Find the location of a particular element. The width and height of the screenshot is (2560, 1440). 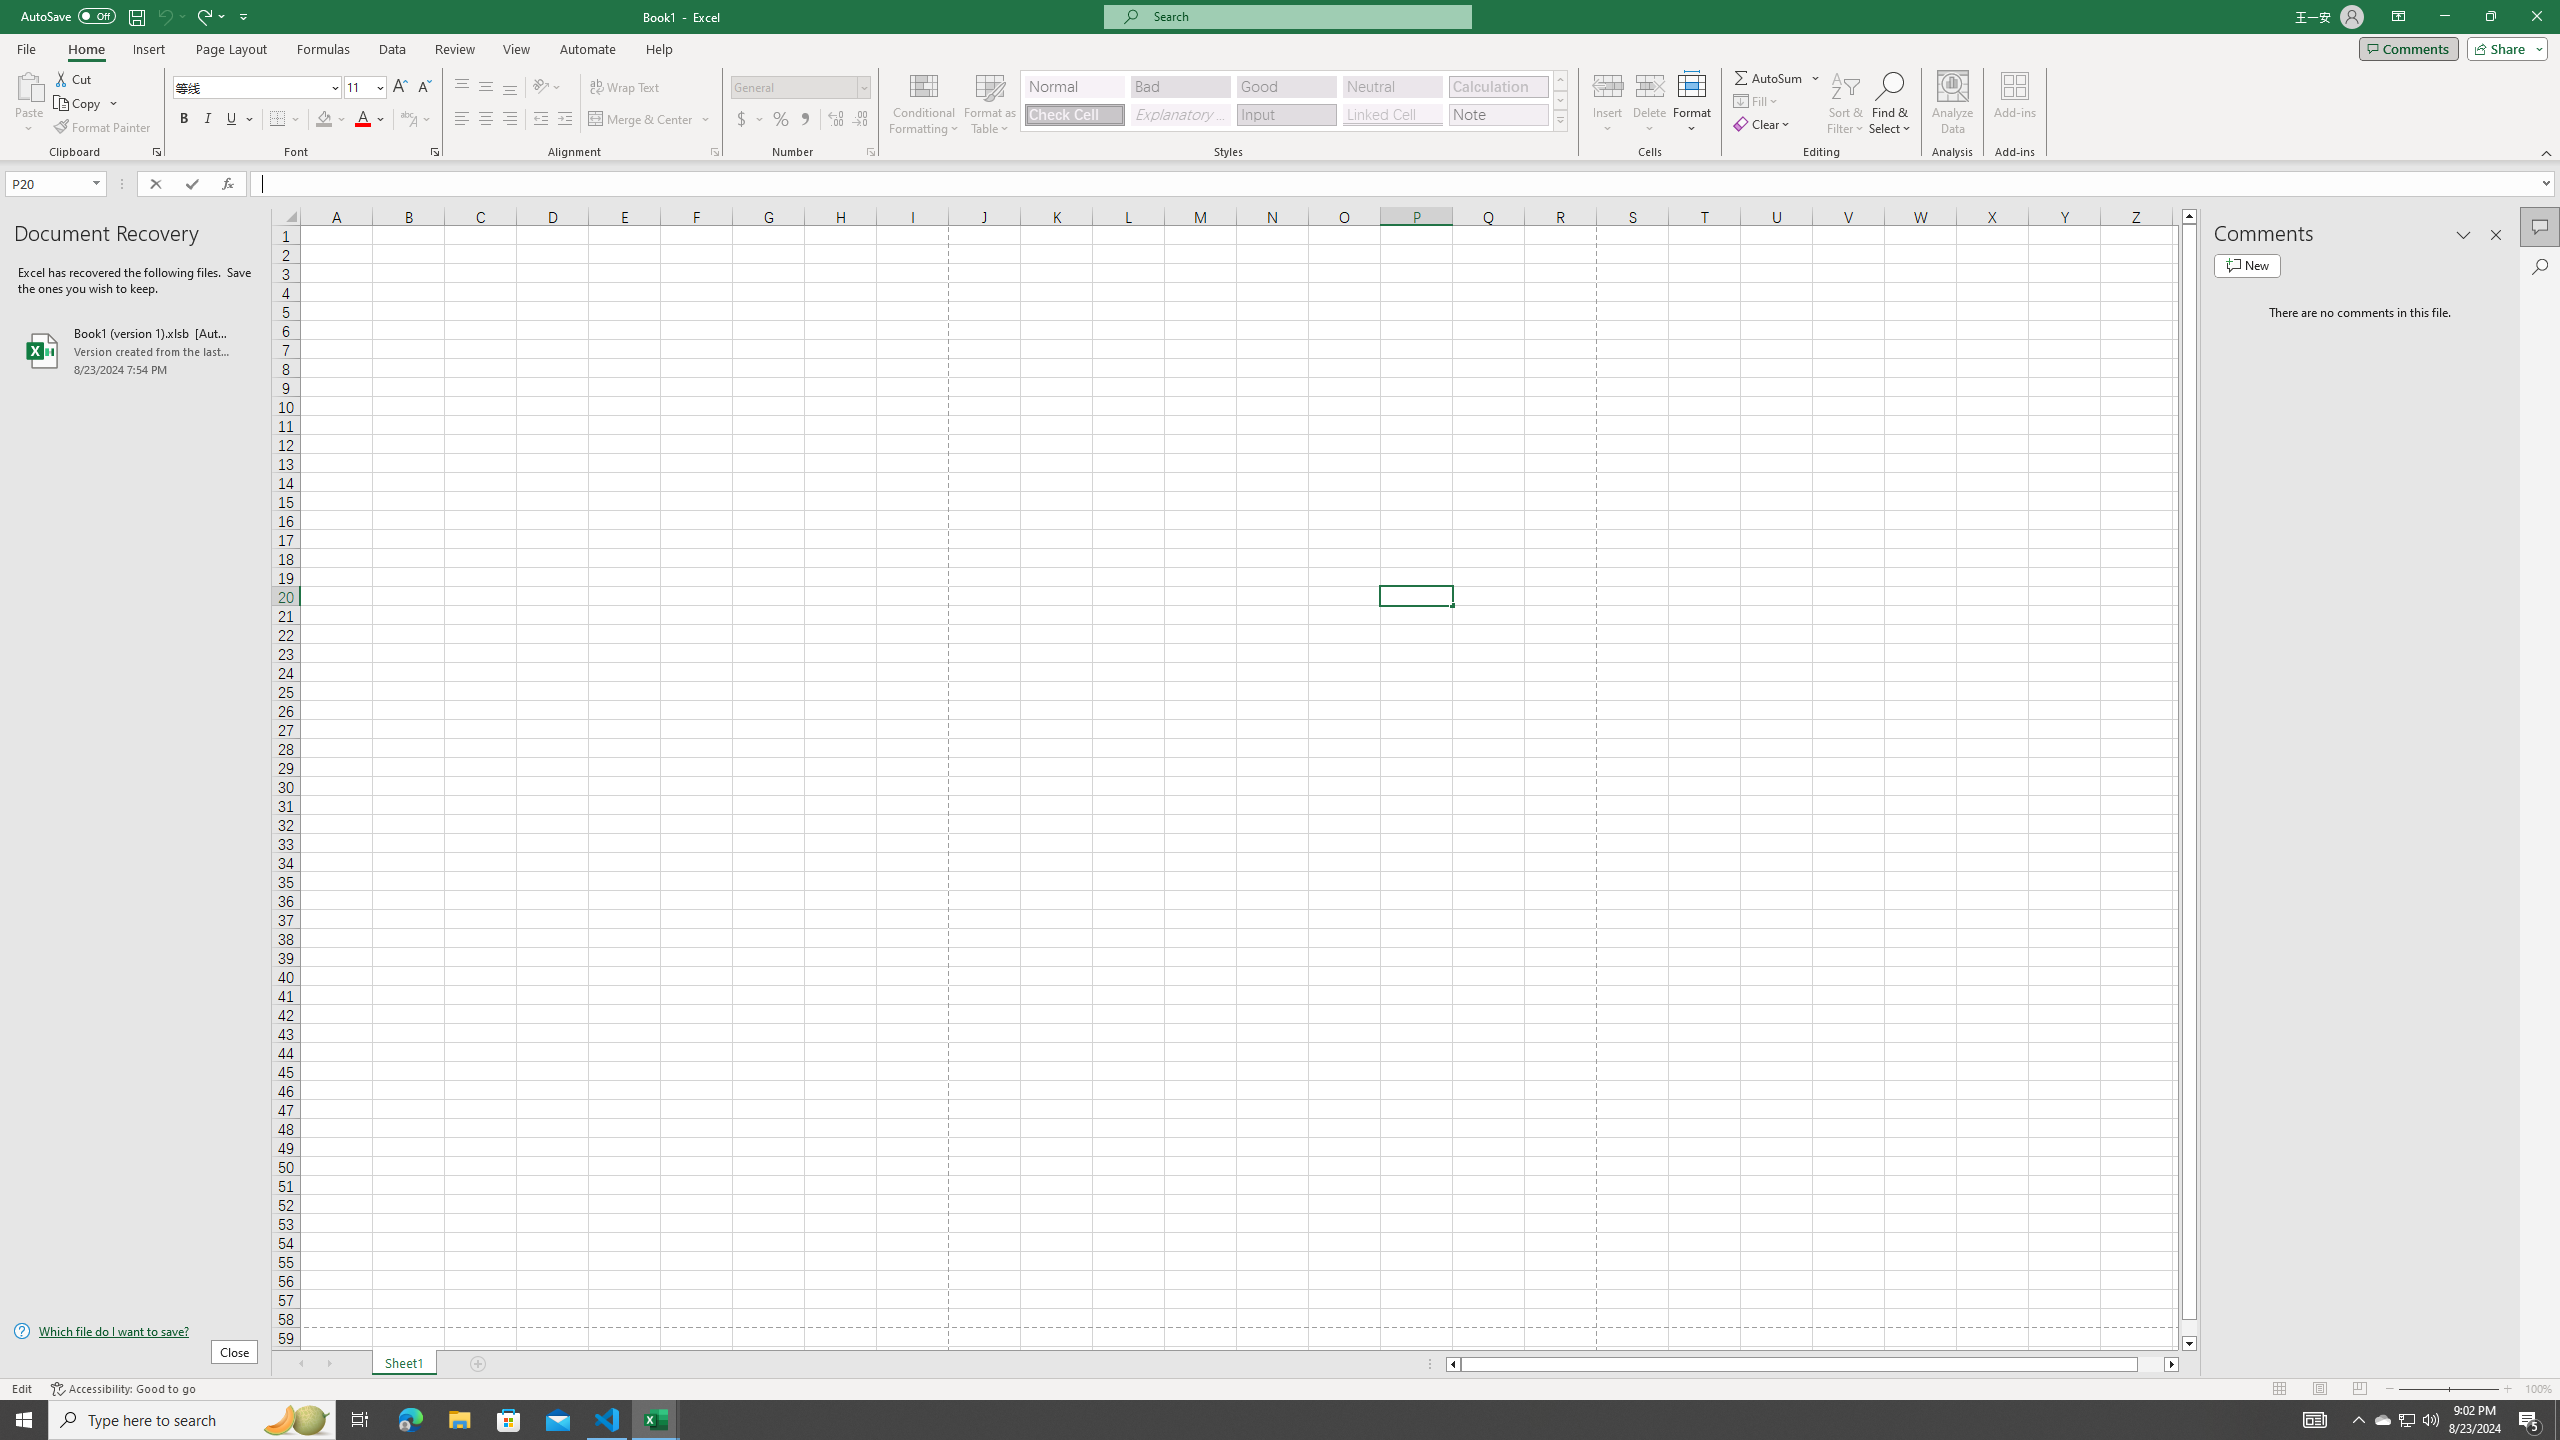

'Cell Styles' is located at coordinates (1560, 119).